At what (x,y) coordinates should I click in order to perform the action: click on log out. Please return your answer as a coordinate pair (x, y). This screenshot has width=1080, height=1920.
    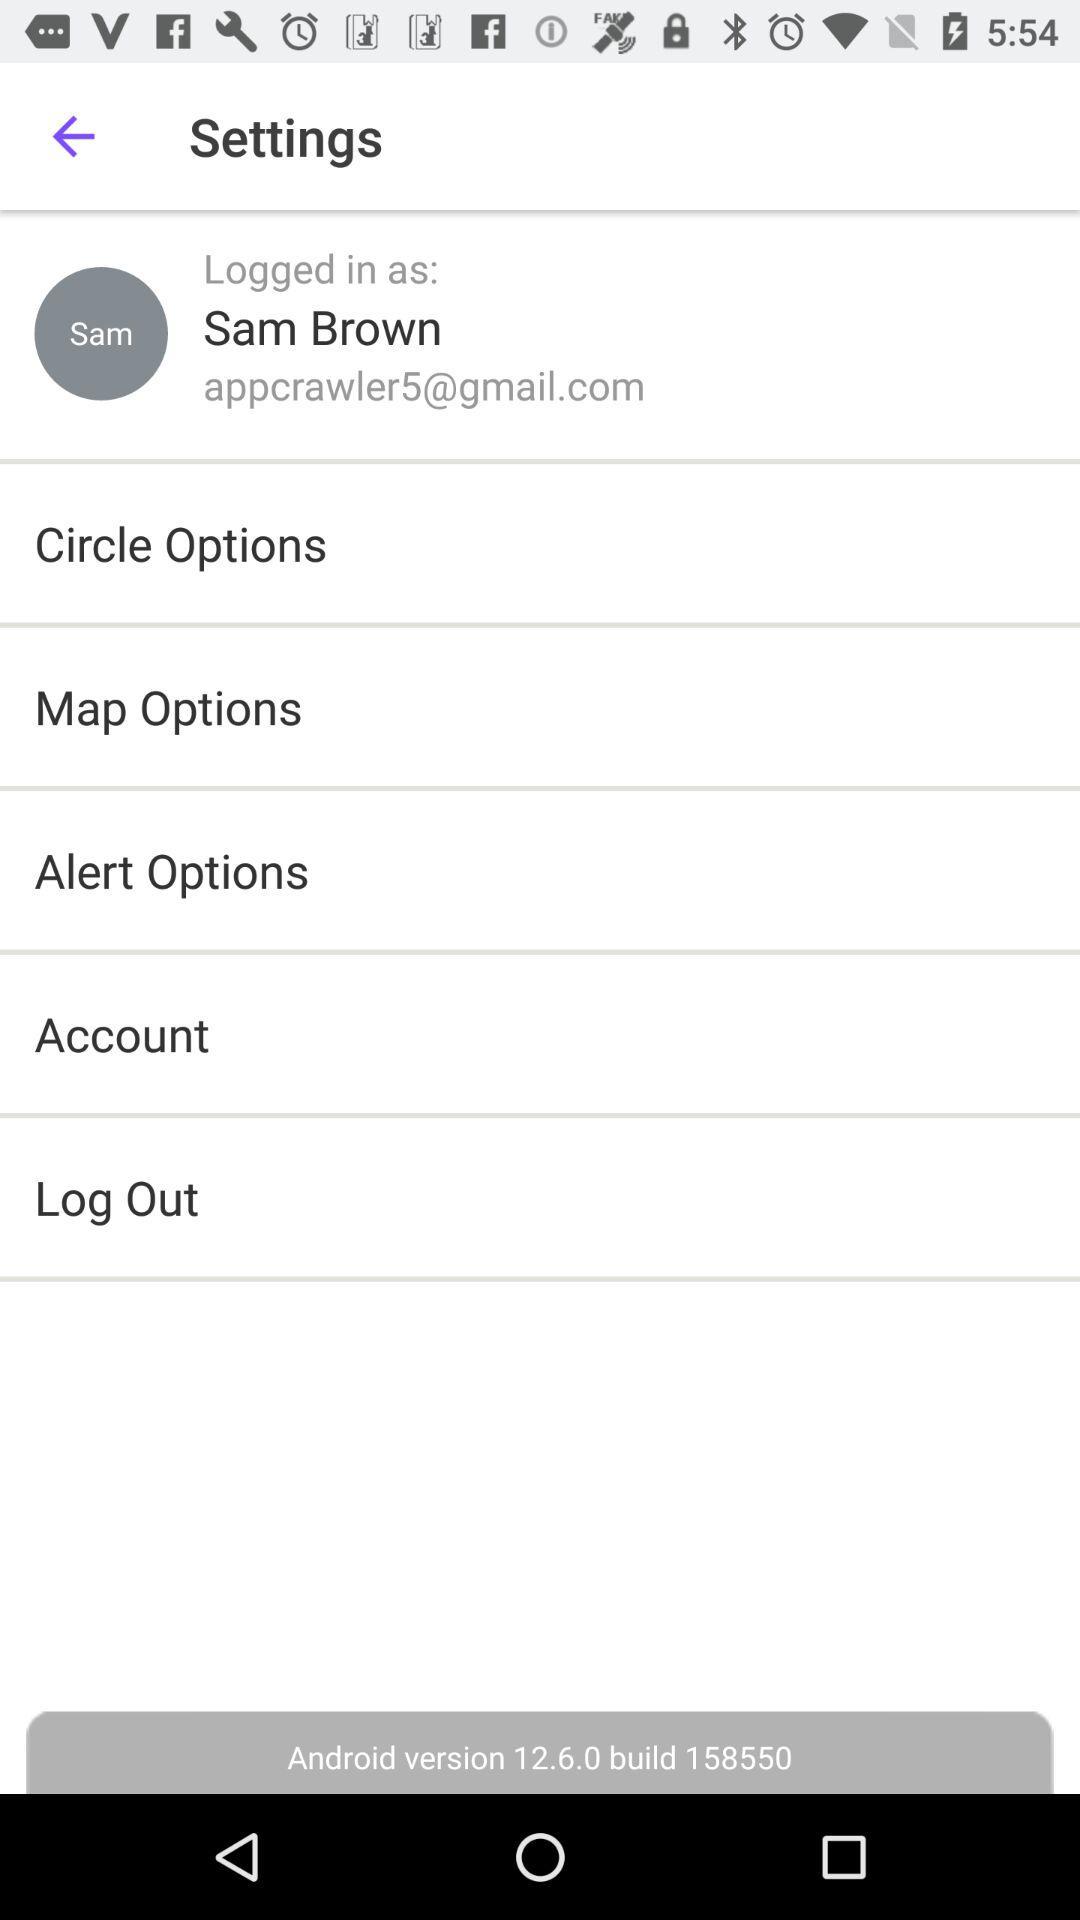
    Looking at the image, I should click on (540, 1197).